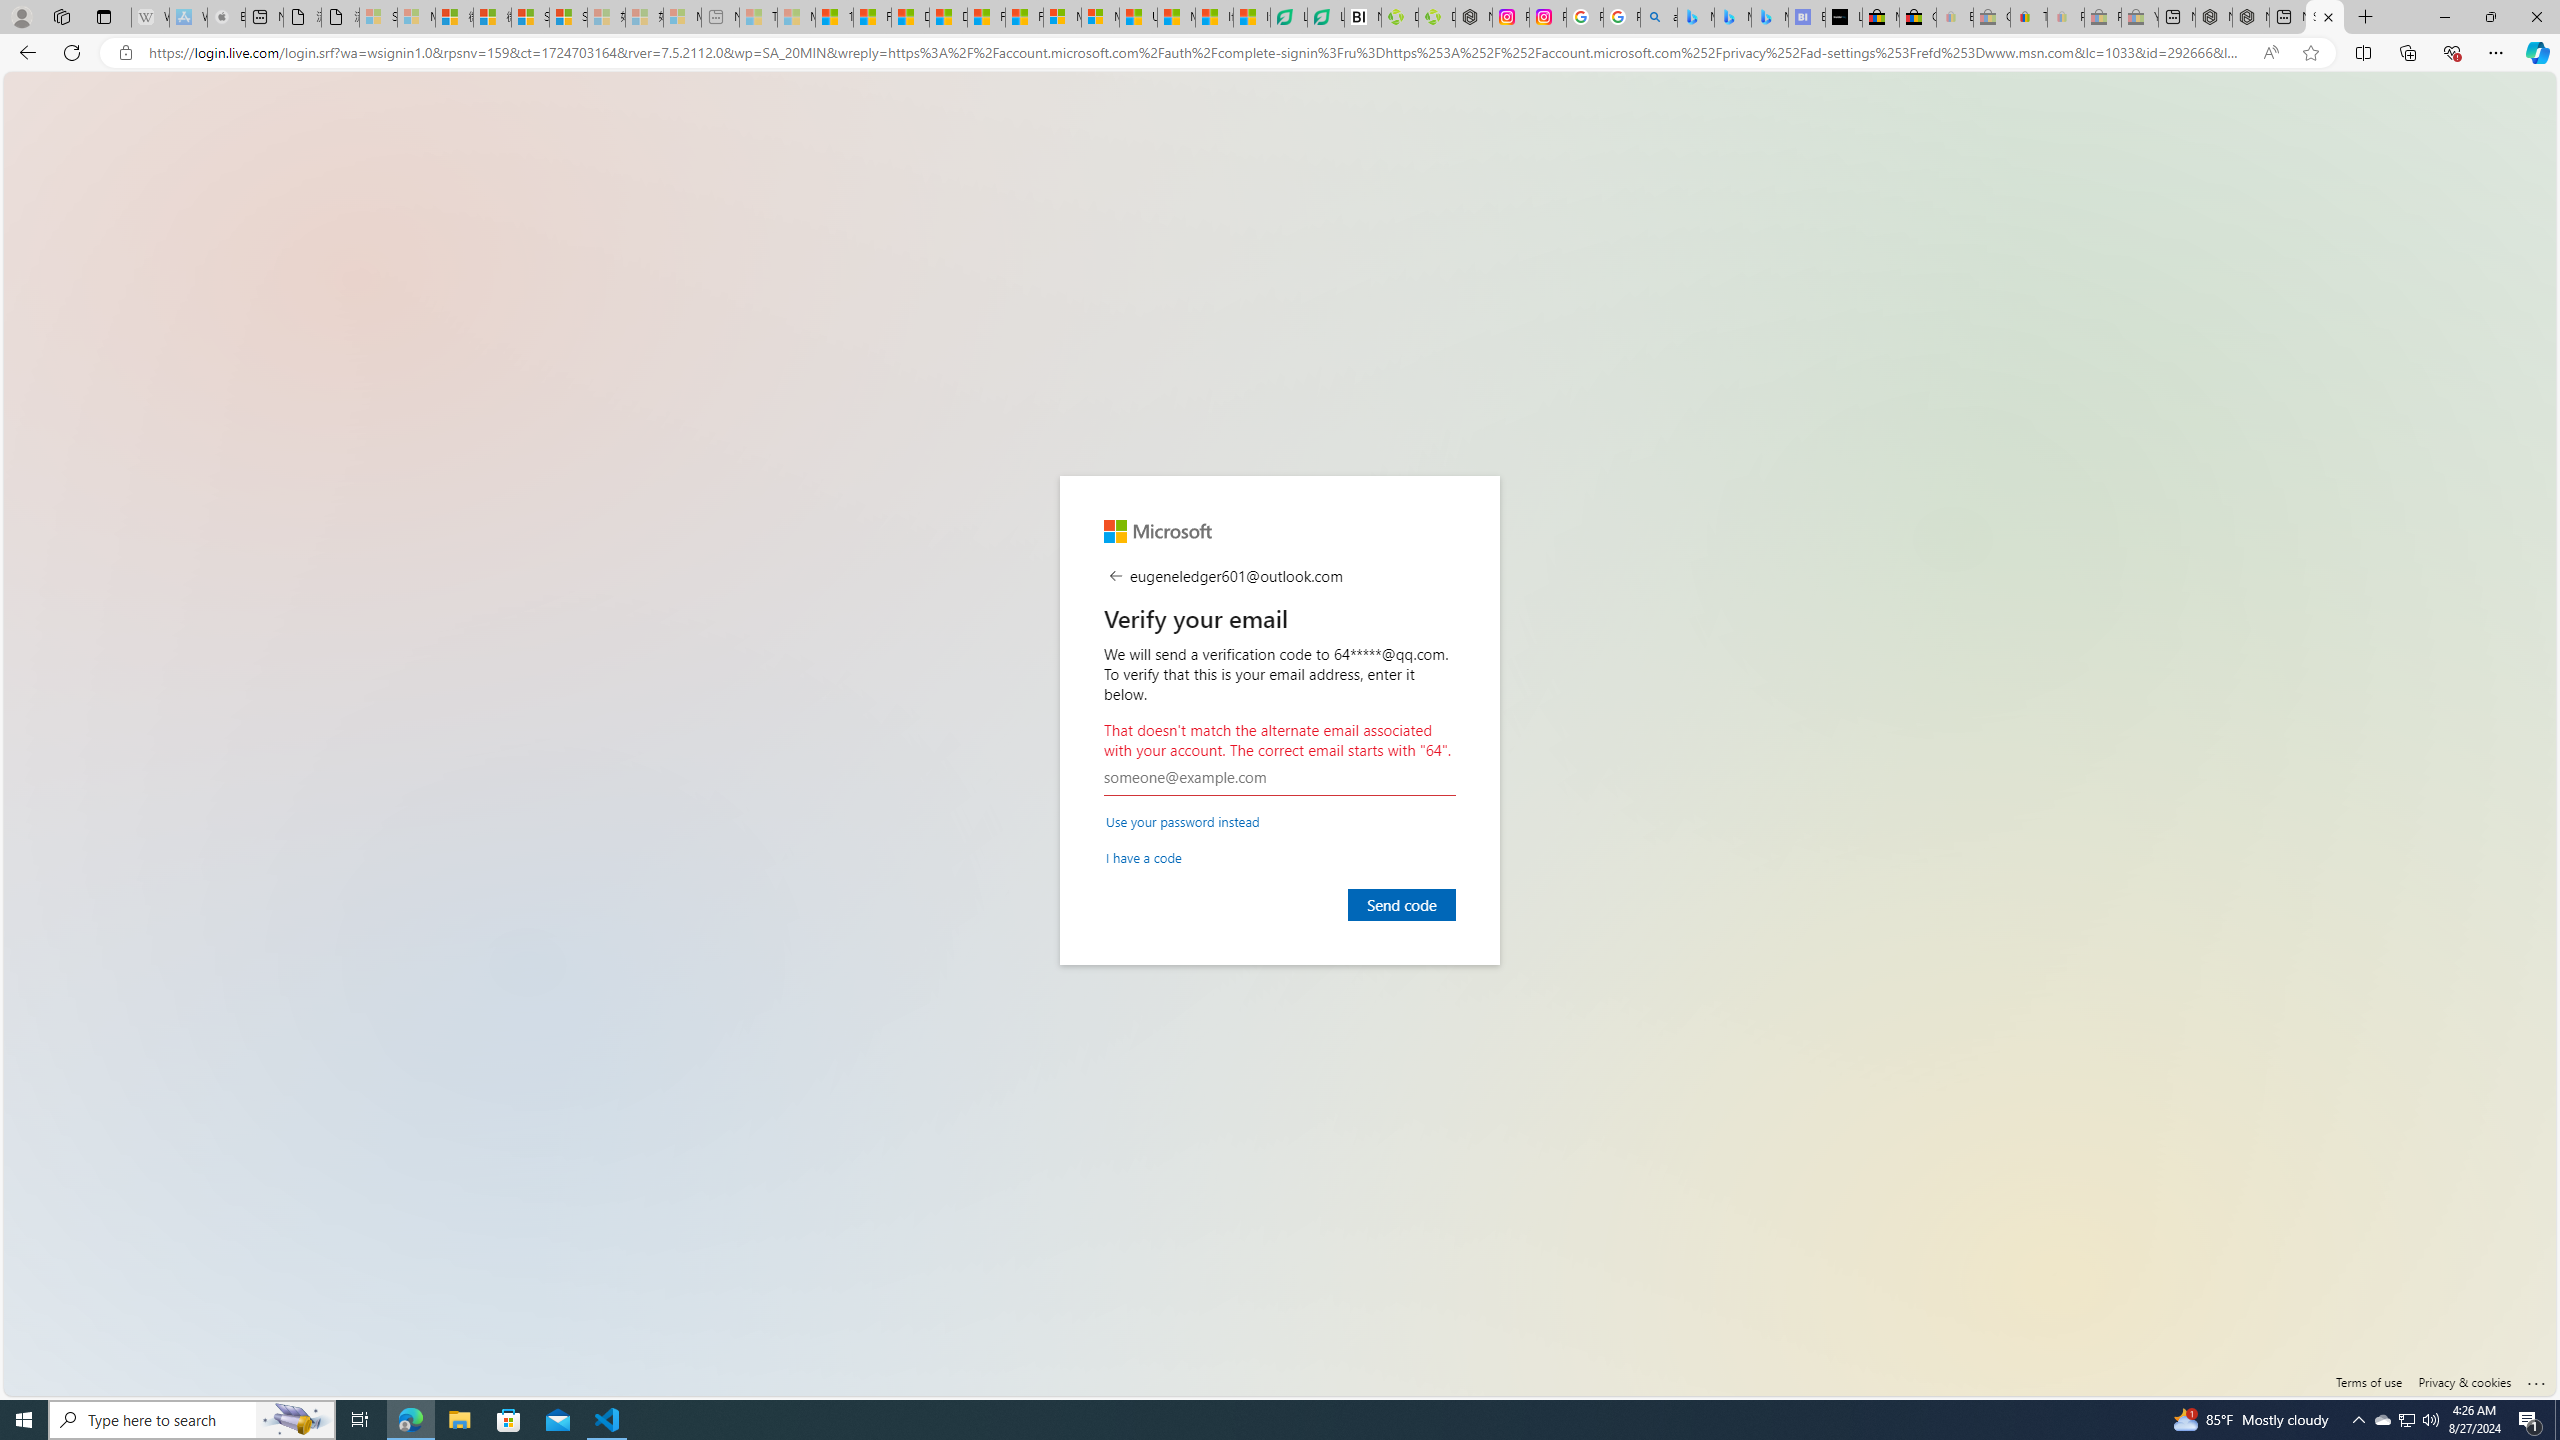 This screenshot has width=2560, height=1440. Describe the element at coordinates (1659, 16) in the screenshot. I see `'alabama high school quarterback dies - Search'` at that location.